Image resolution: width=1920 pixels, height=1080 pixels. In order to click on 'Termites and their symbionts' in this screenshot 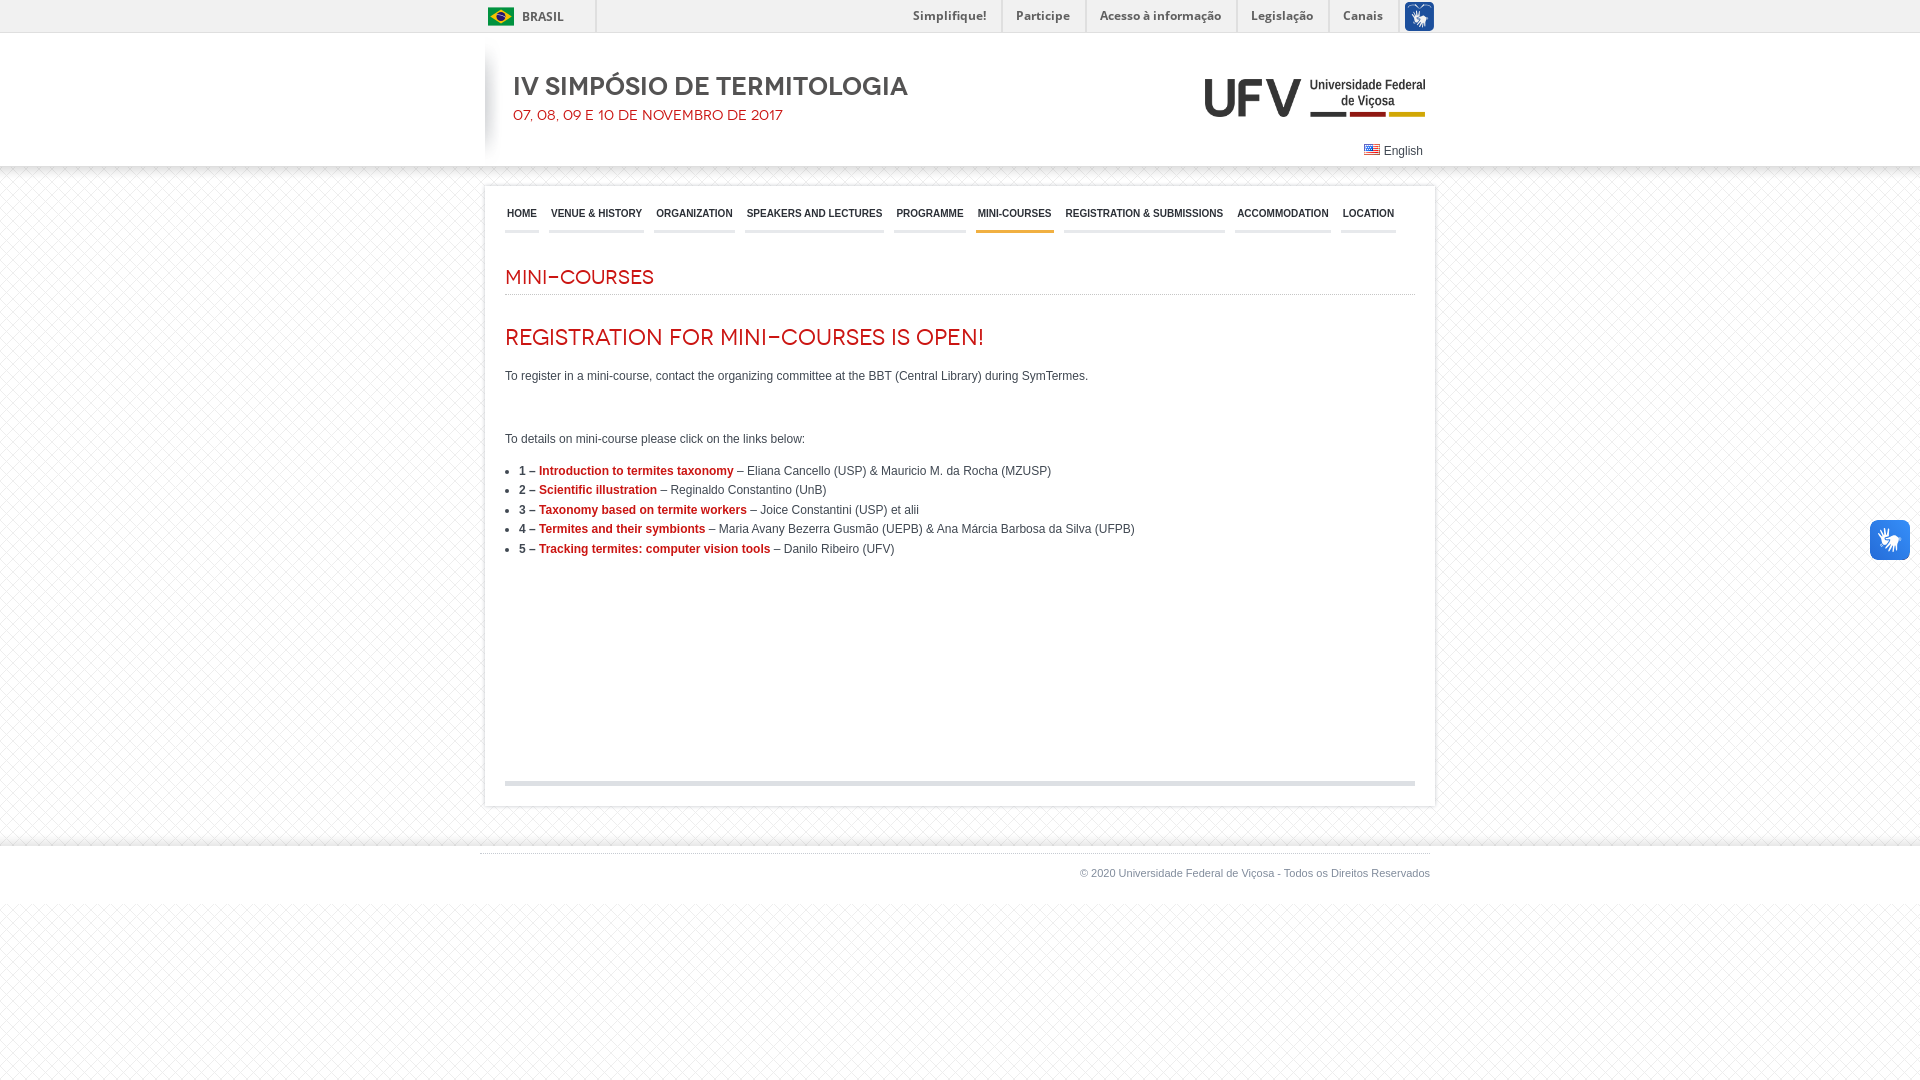, I will do `click(621, 527)`.